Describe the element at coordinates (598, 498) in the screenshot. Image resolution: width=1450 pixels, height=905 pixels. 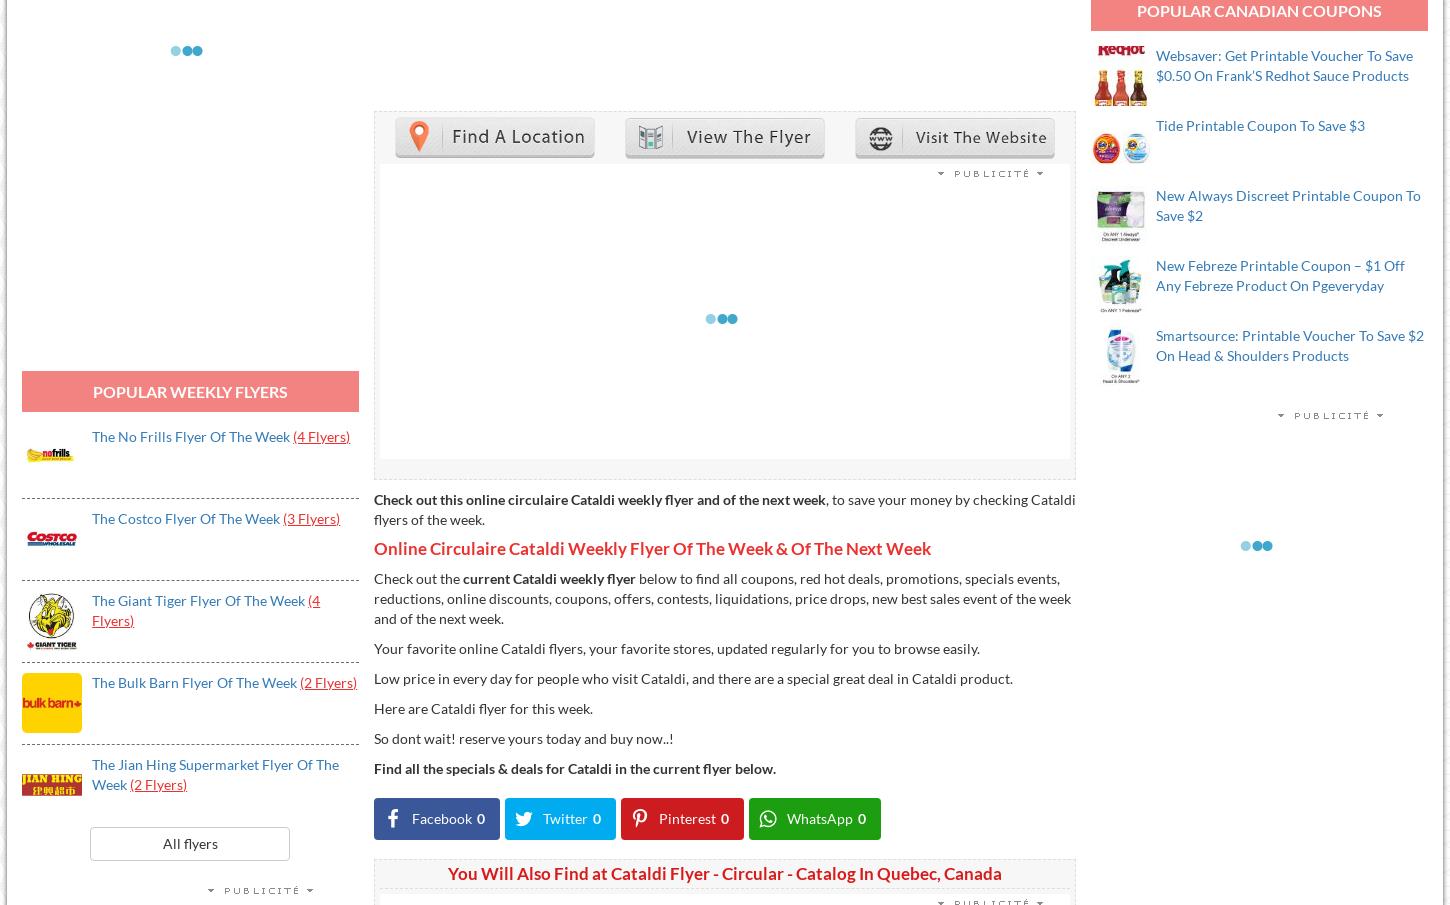
I see `'Check out this online circulaire Cataldi weekly flyer and of the next week'` at that location.